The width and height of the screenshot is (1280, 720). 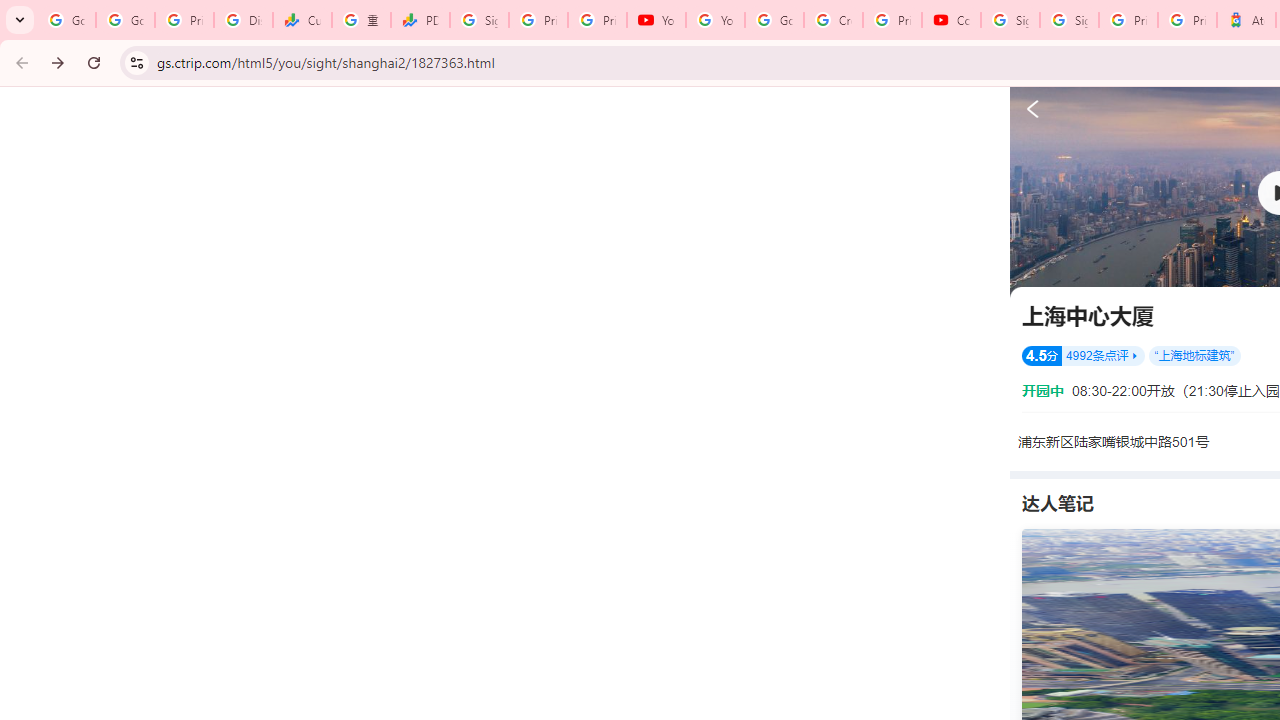 What do you see at coordinates (1068, 20) in the screenshot?
I see `'Sign in - Google Accounts'` at bounding box center [1068, 20].